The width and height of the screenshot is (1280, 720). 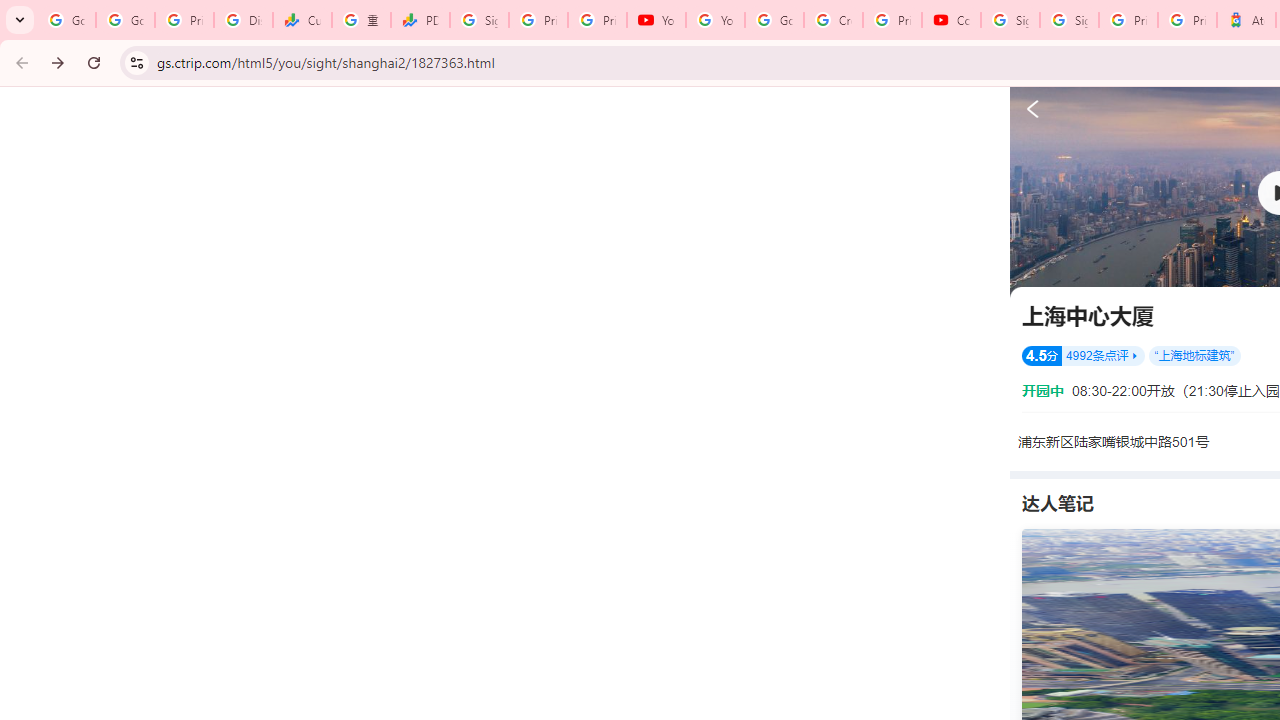 What do you see at coordinates (1068, 20) in the screenshot?
I see `'Sign in - Google Accounts'` at bounding box center [1068, 20].